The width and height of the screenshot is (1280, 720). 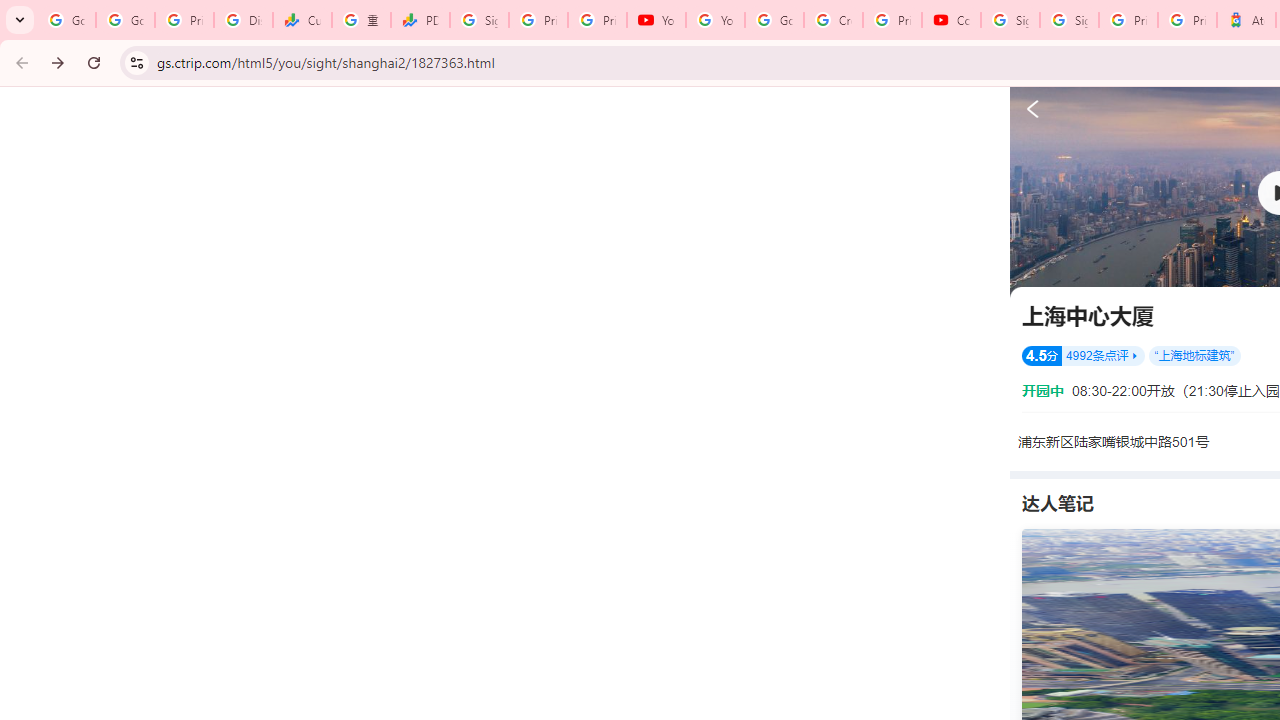 What do you see at coordinates (1068, 20) in the screenshot?
I see `'Sign in - Google Accounts'` at bounding box center [1068, 20].